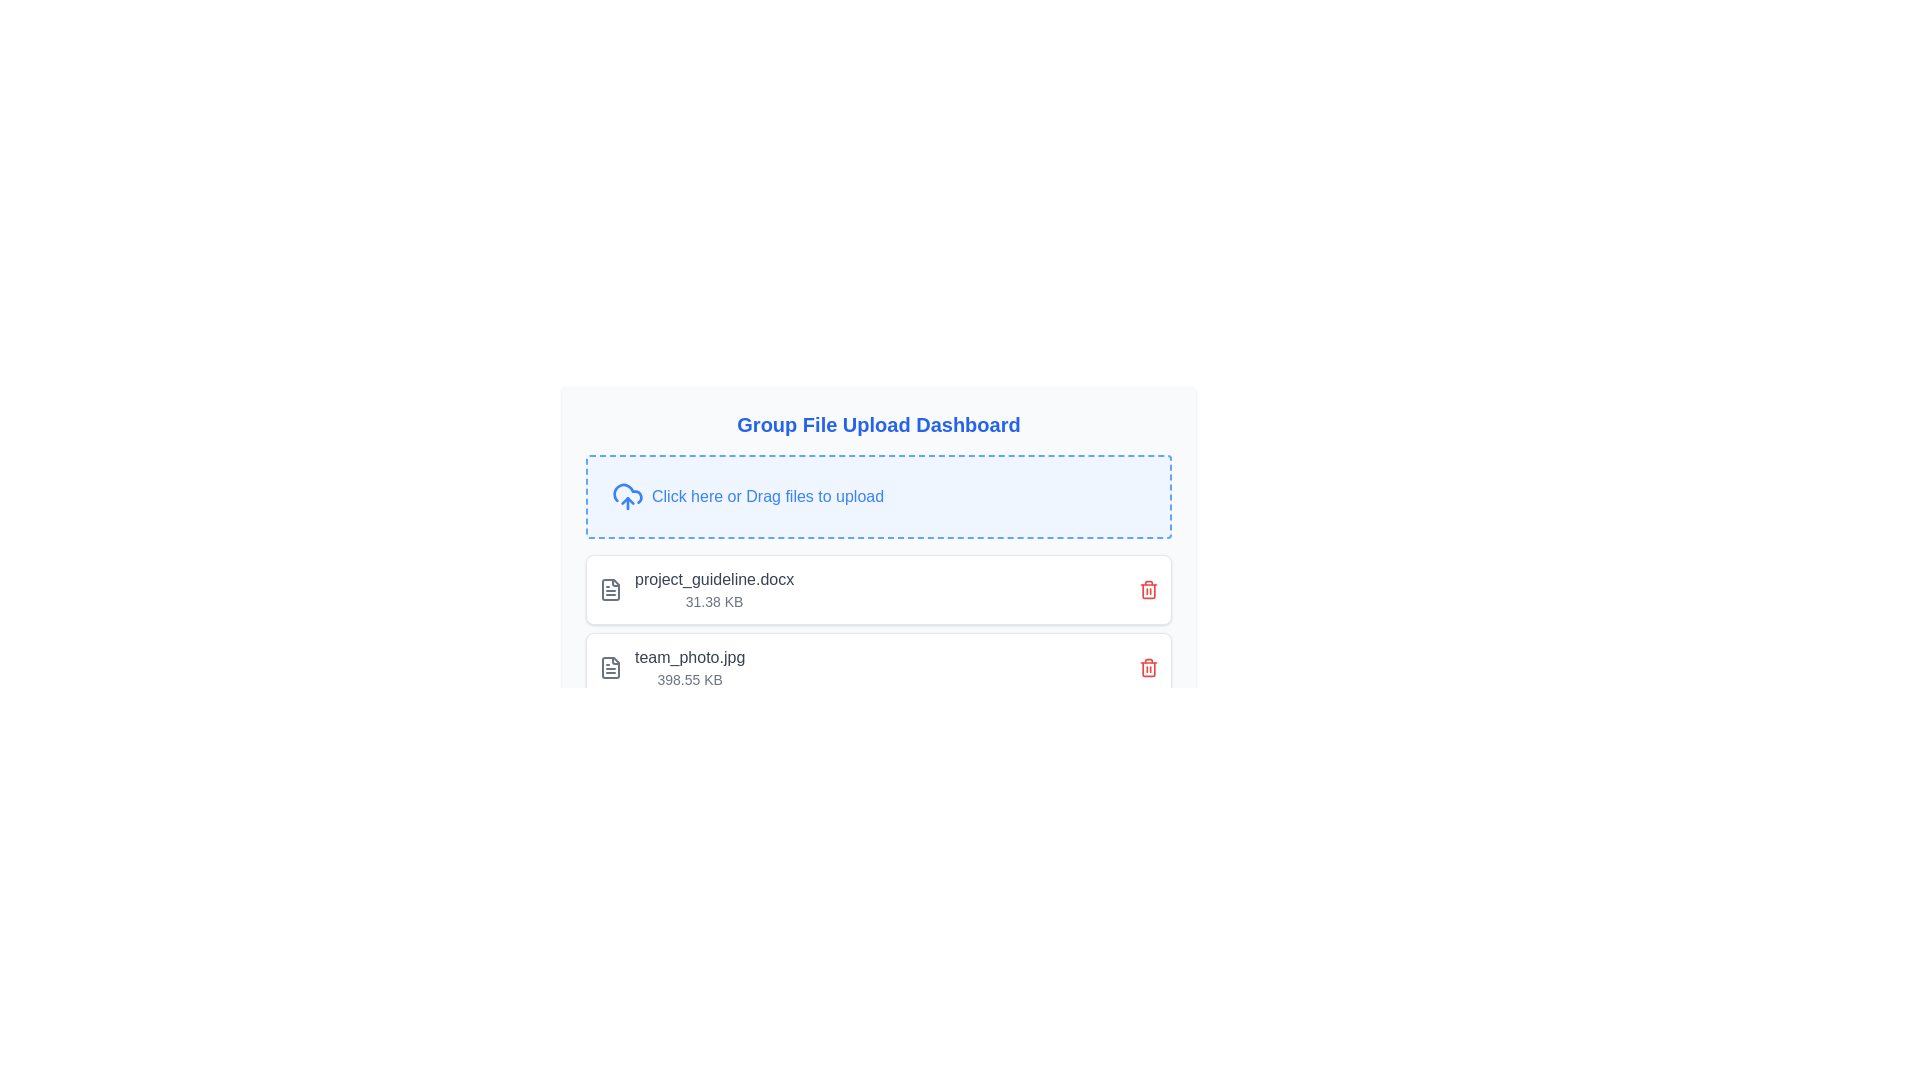 The image size is (1920, 1080). What do you see at coordinates (672, 667) in the screenshot?
I see `the file name 'team_photo.jpg'` at bounding box center [672, 667].